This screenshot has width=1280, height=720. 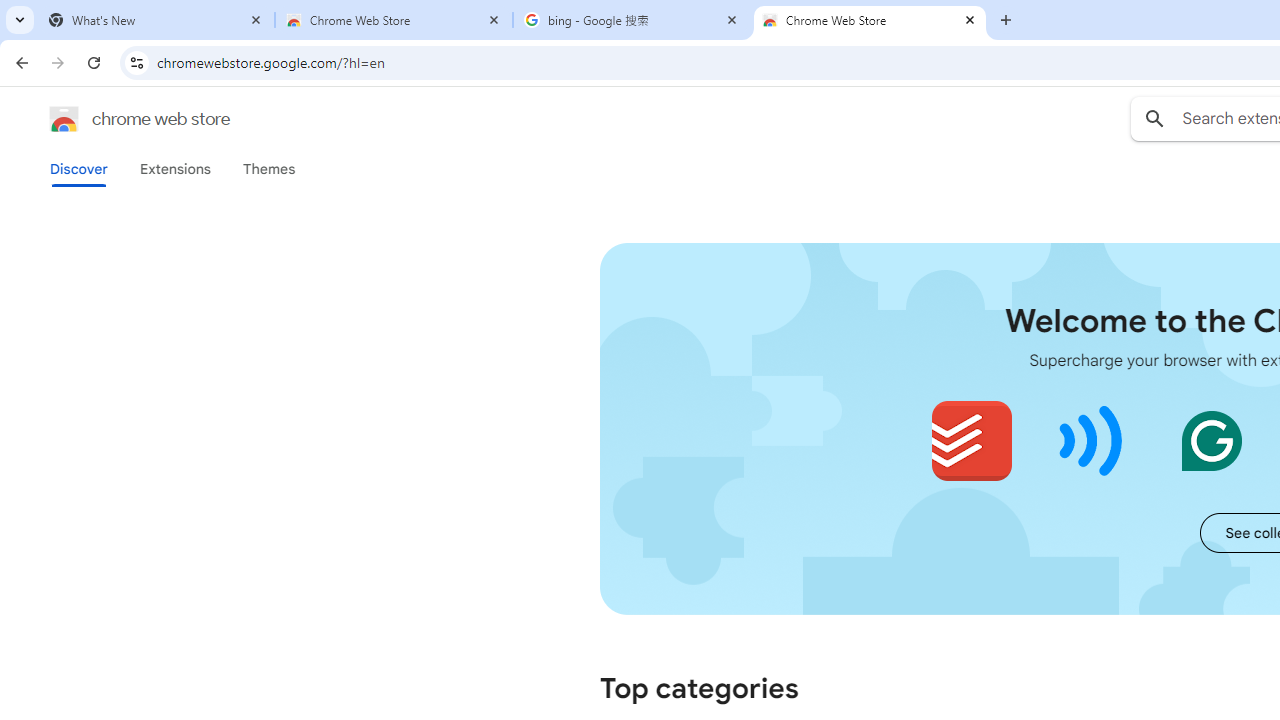 I want to click on 'Grammarly: AI Writing and Grammar Checker App', so click(x=1210, y=440).